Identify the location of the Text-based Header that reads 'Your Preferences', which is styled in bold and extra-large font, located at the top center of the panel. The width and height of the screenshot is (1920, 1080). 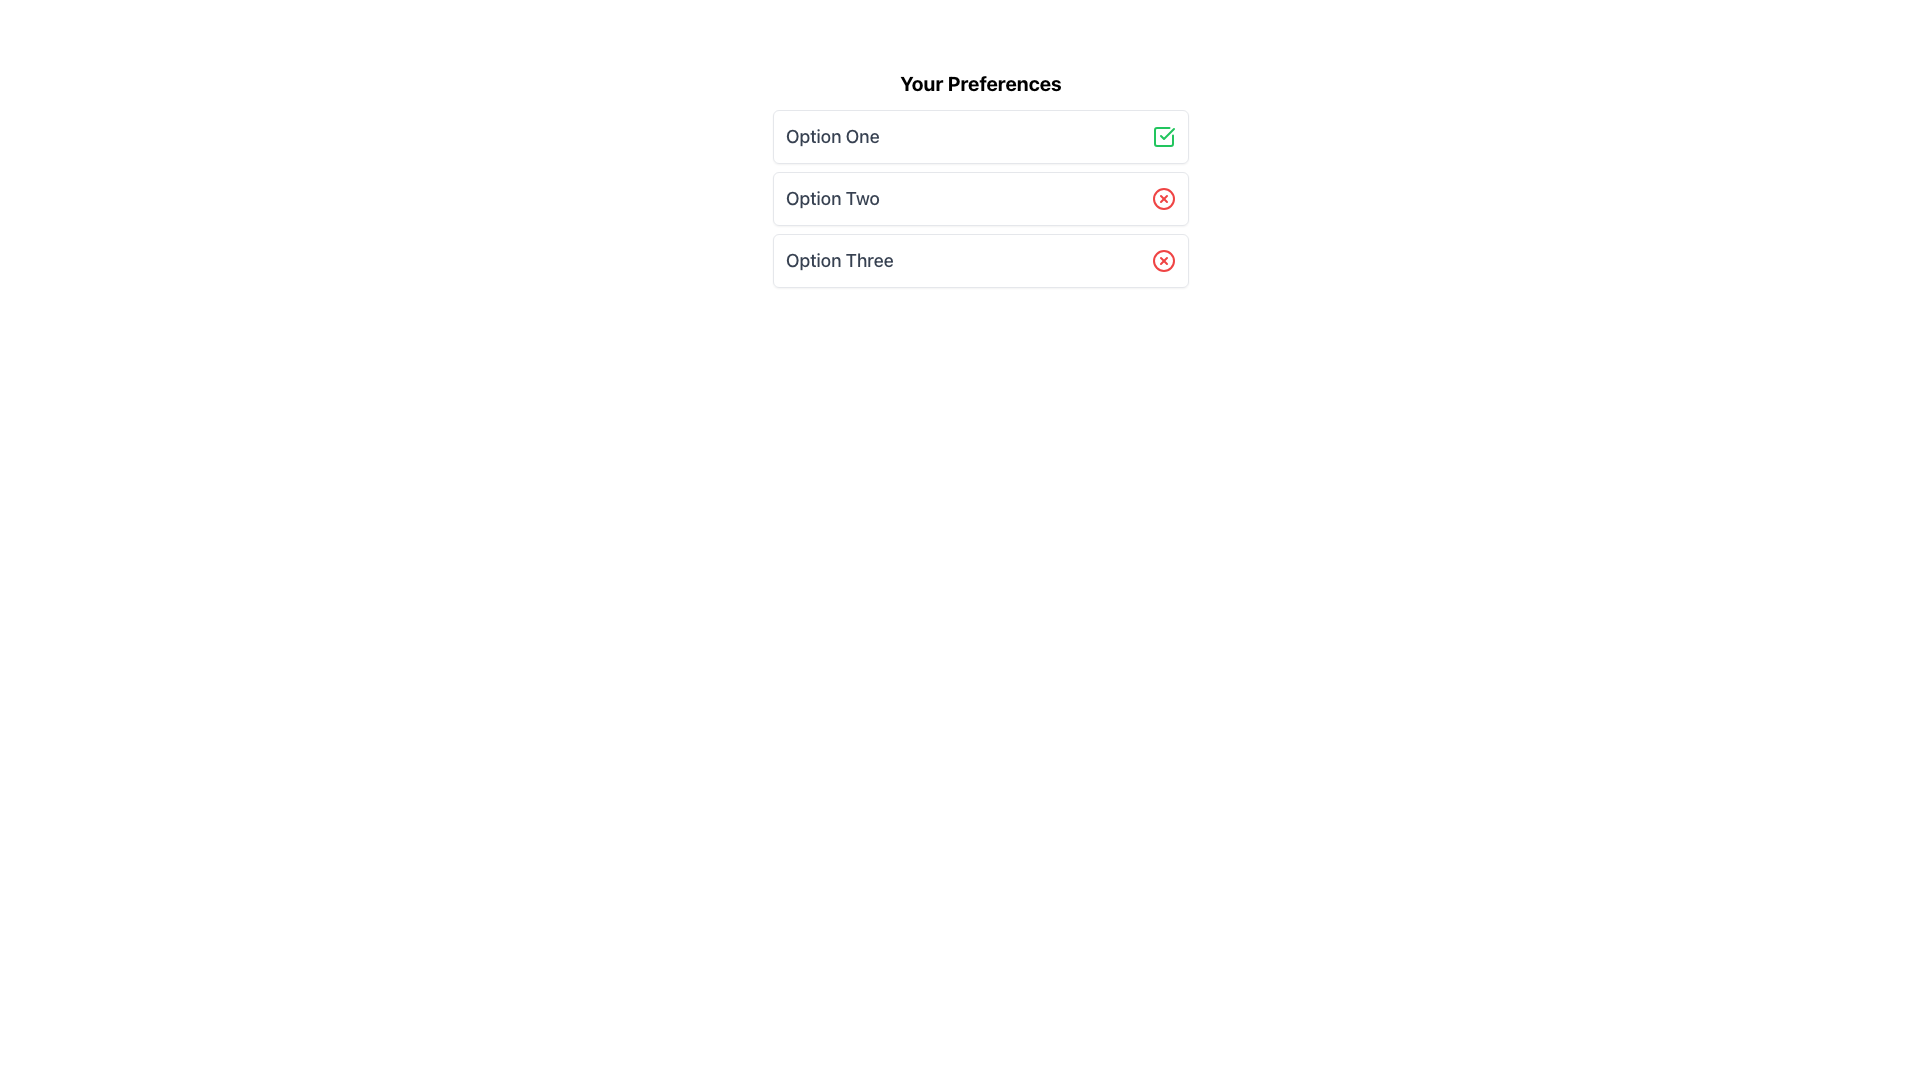
(980, 83).